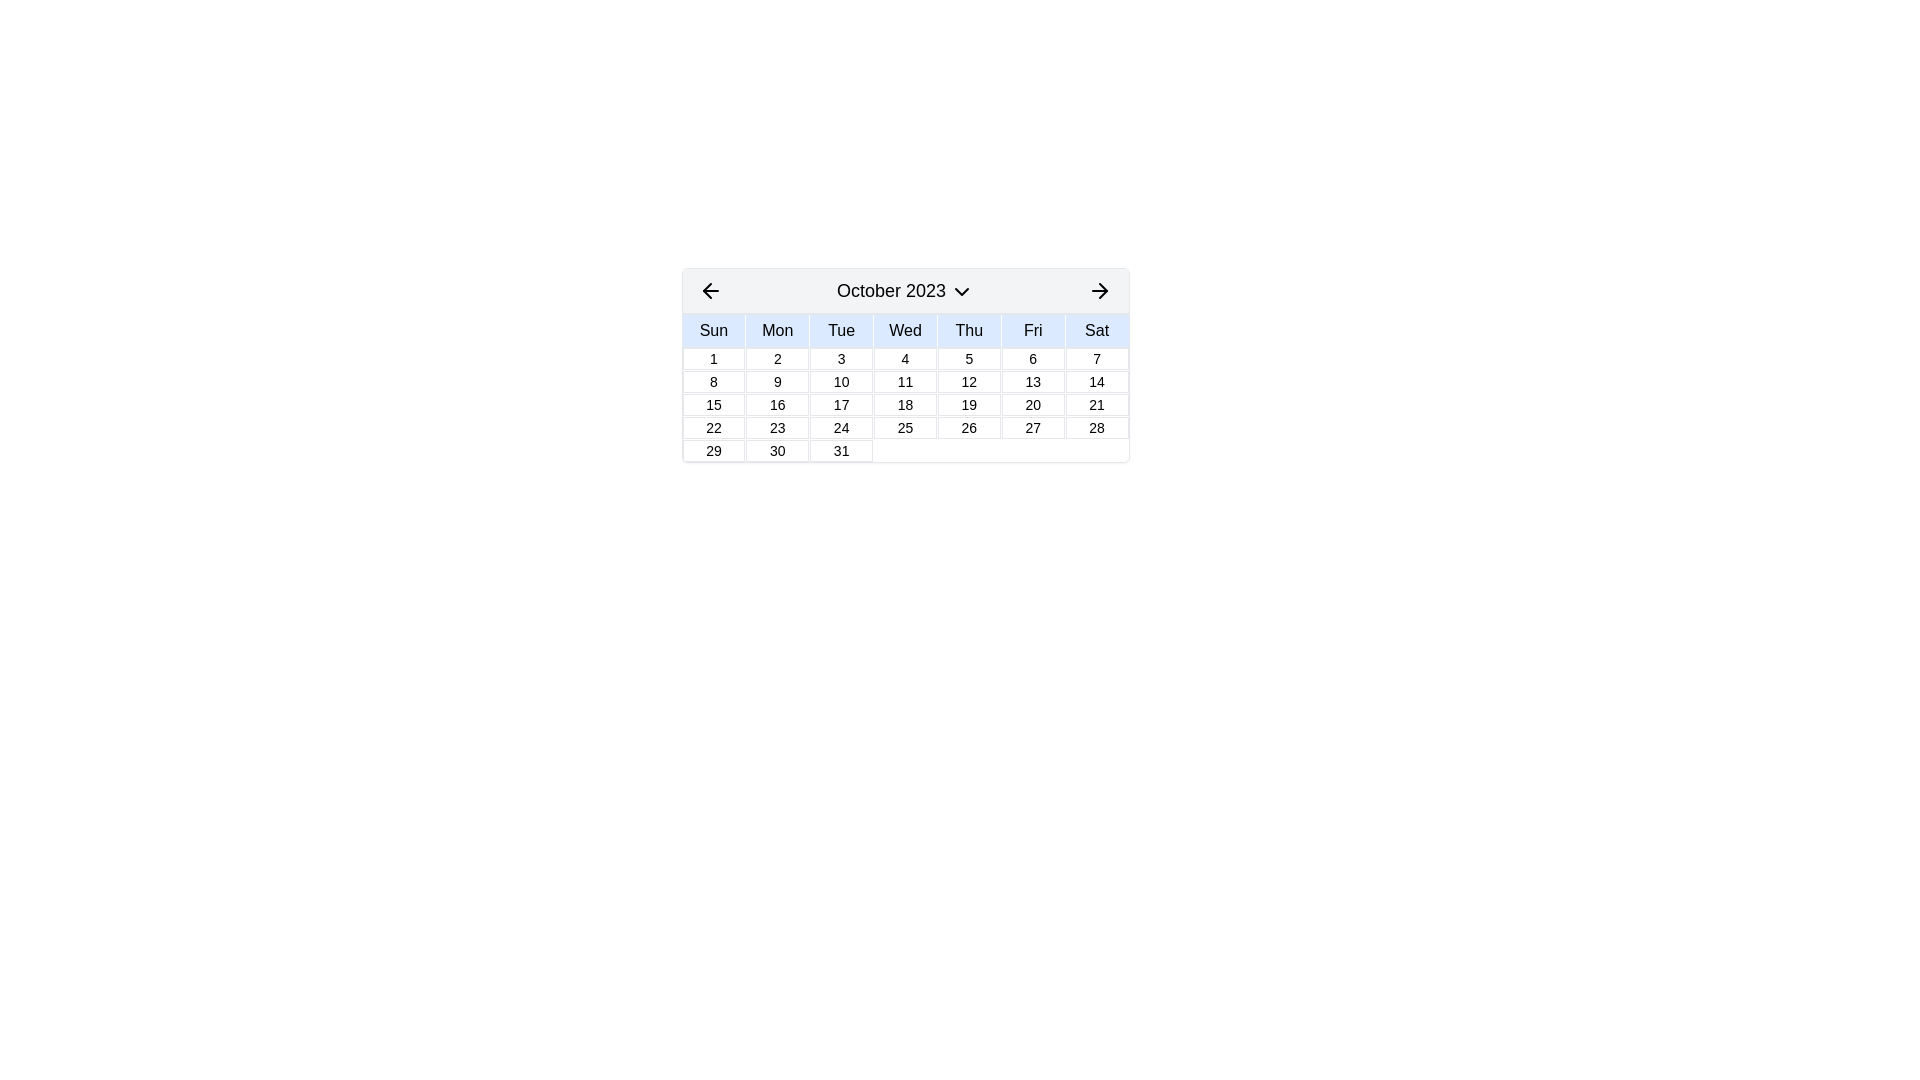 The width and height of the screenshot is (1920, 1080). I want to click on the navigation button (arrow) located in the upper-right area of the calendar interface to proceed to the next period, so click(1103, 290).